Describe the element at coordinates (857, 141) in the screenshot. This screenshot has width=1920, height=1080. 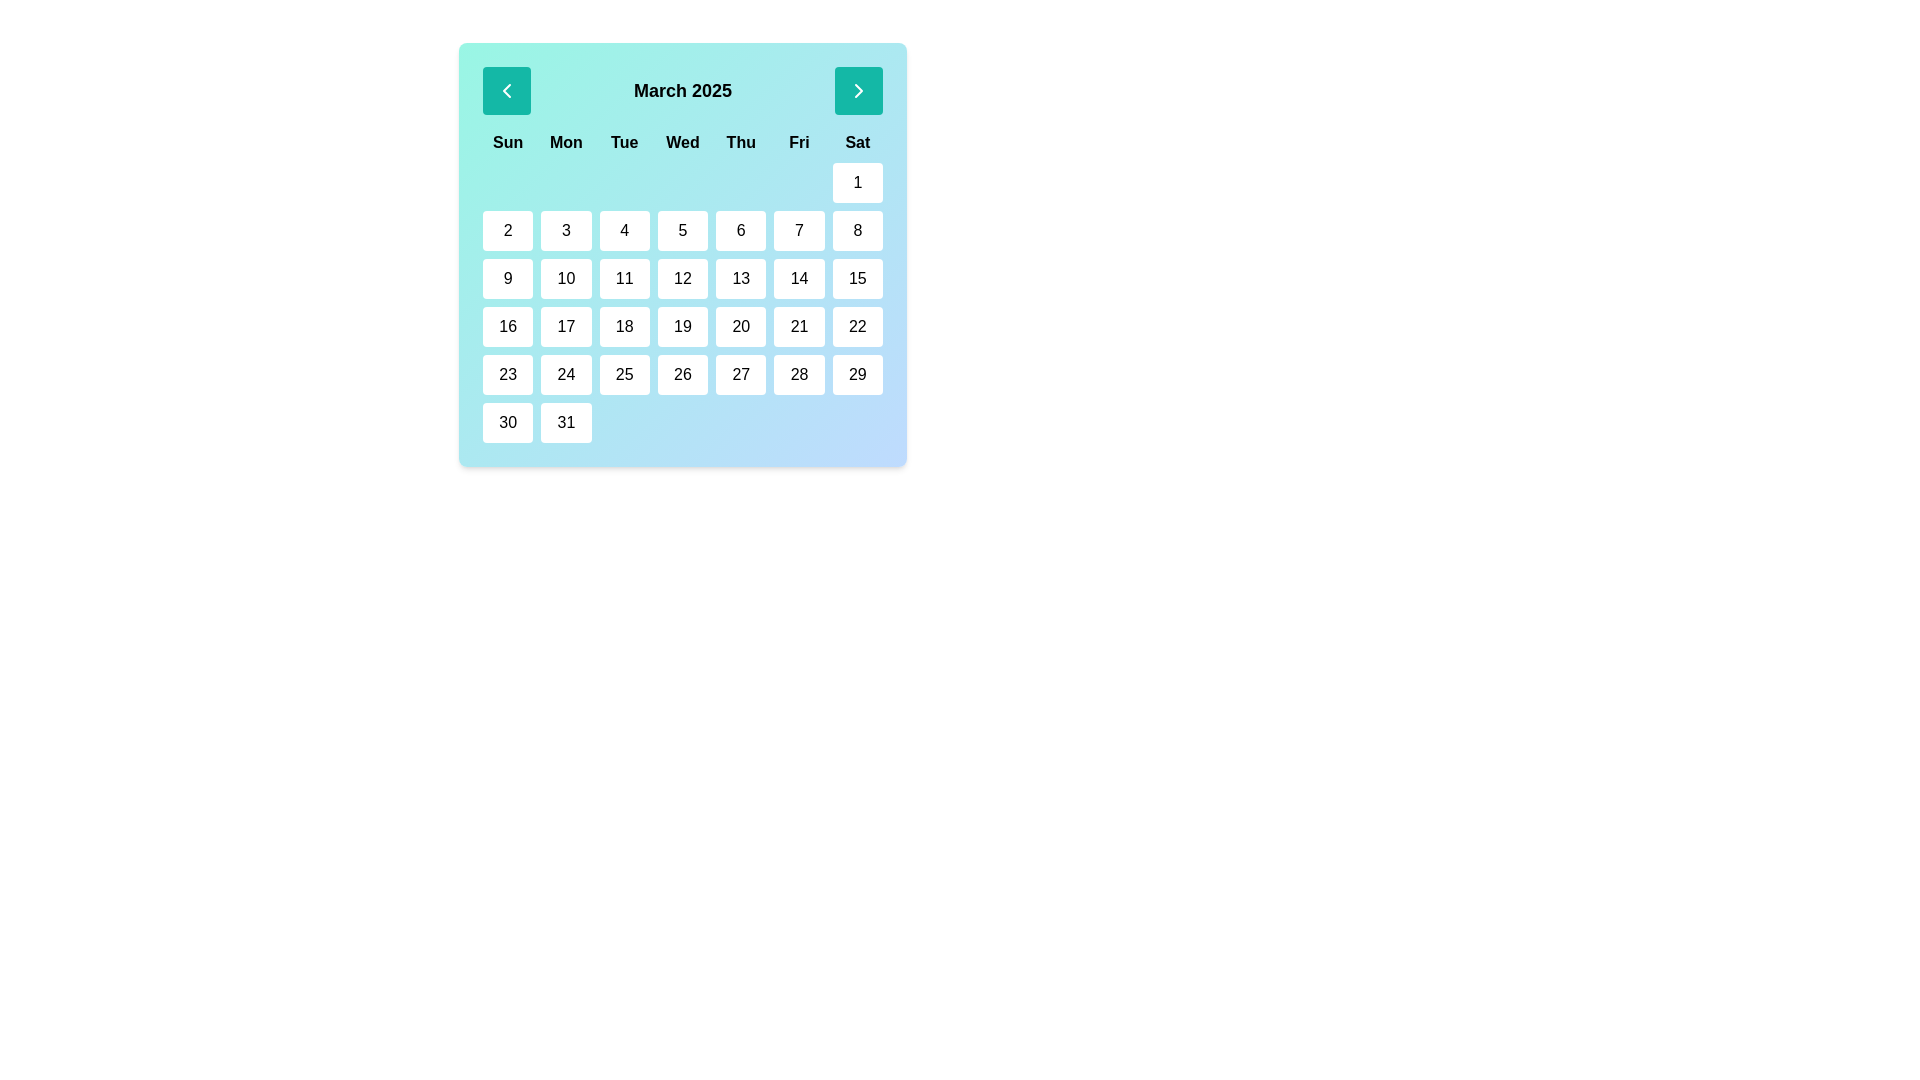
I see `the text label element displaying 'Sat' in a bold font style, located at the top-right corner of the calendar header row` at that location.